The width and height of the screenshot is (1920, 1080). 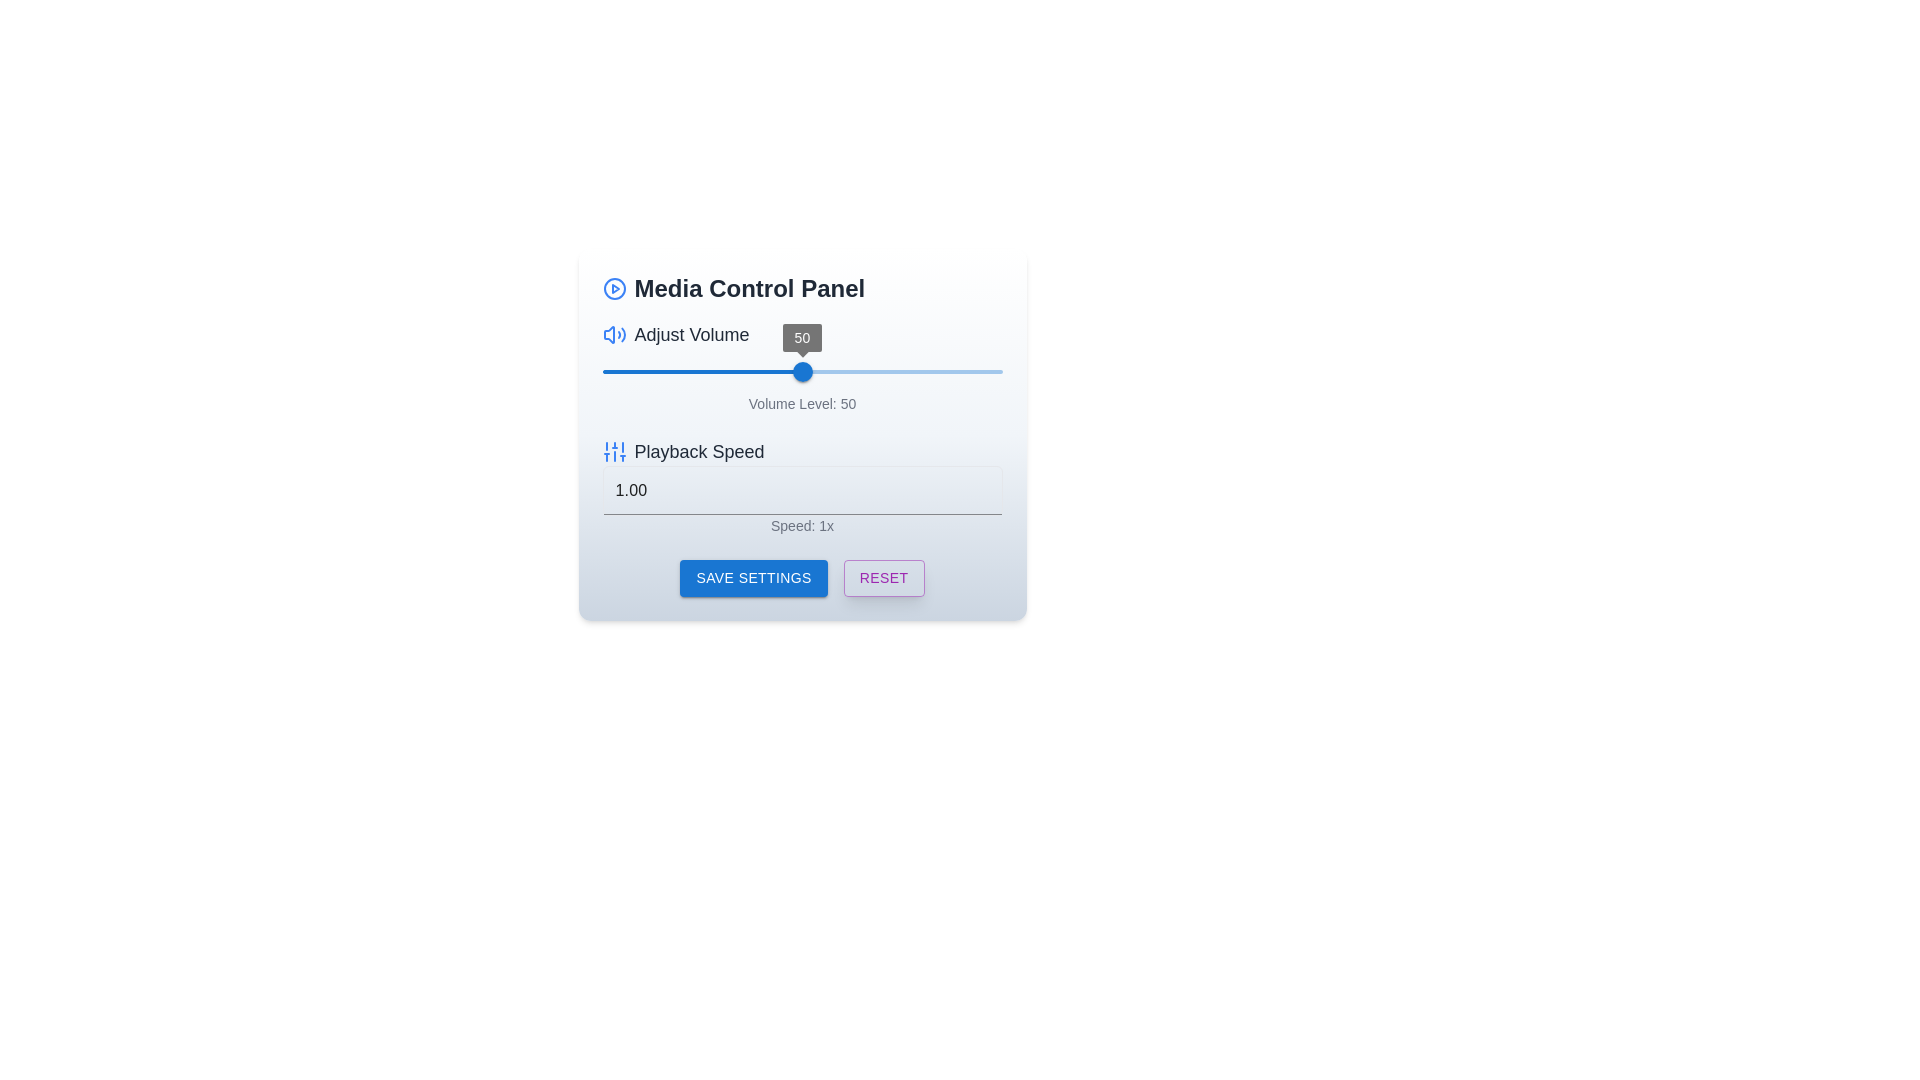 I want to click on volume, so click(x=642, y=371).